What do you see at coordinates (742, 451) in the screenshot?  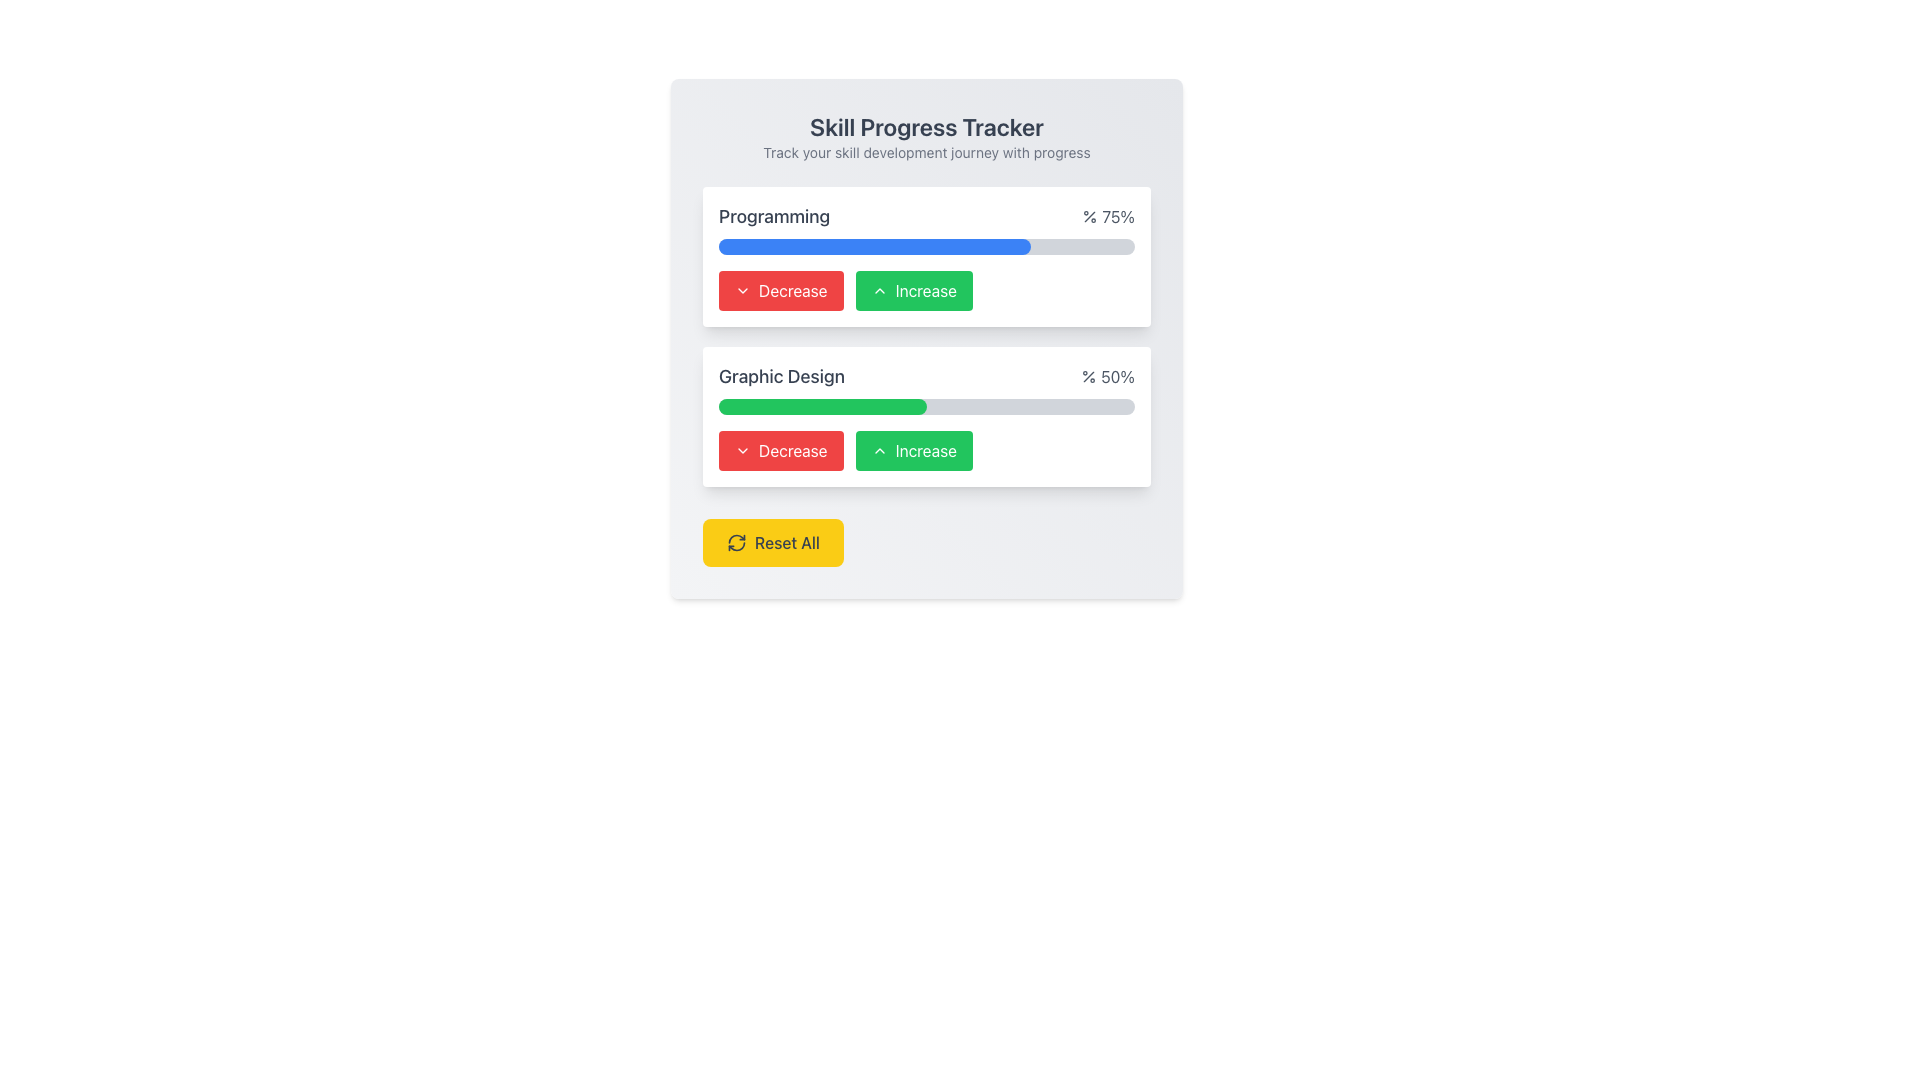 I see `the chevron-down icon located on the left side of the 'Decrease' button to decrease the progress` at bounding box center [742, 451].